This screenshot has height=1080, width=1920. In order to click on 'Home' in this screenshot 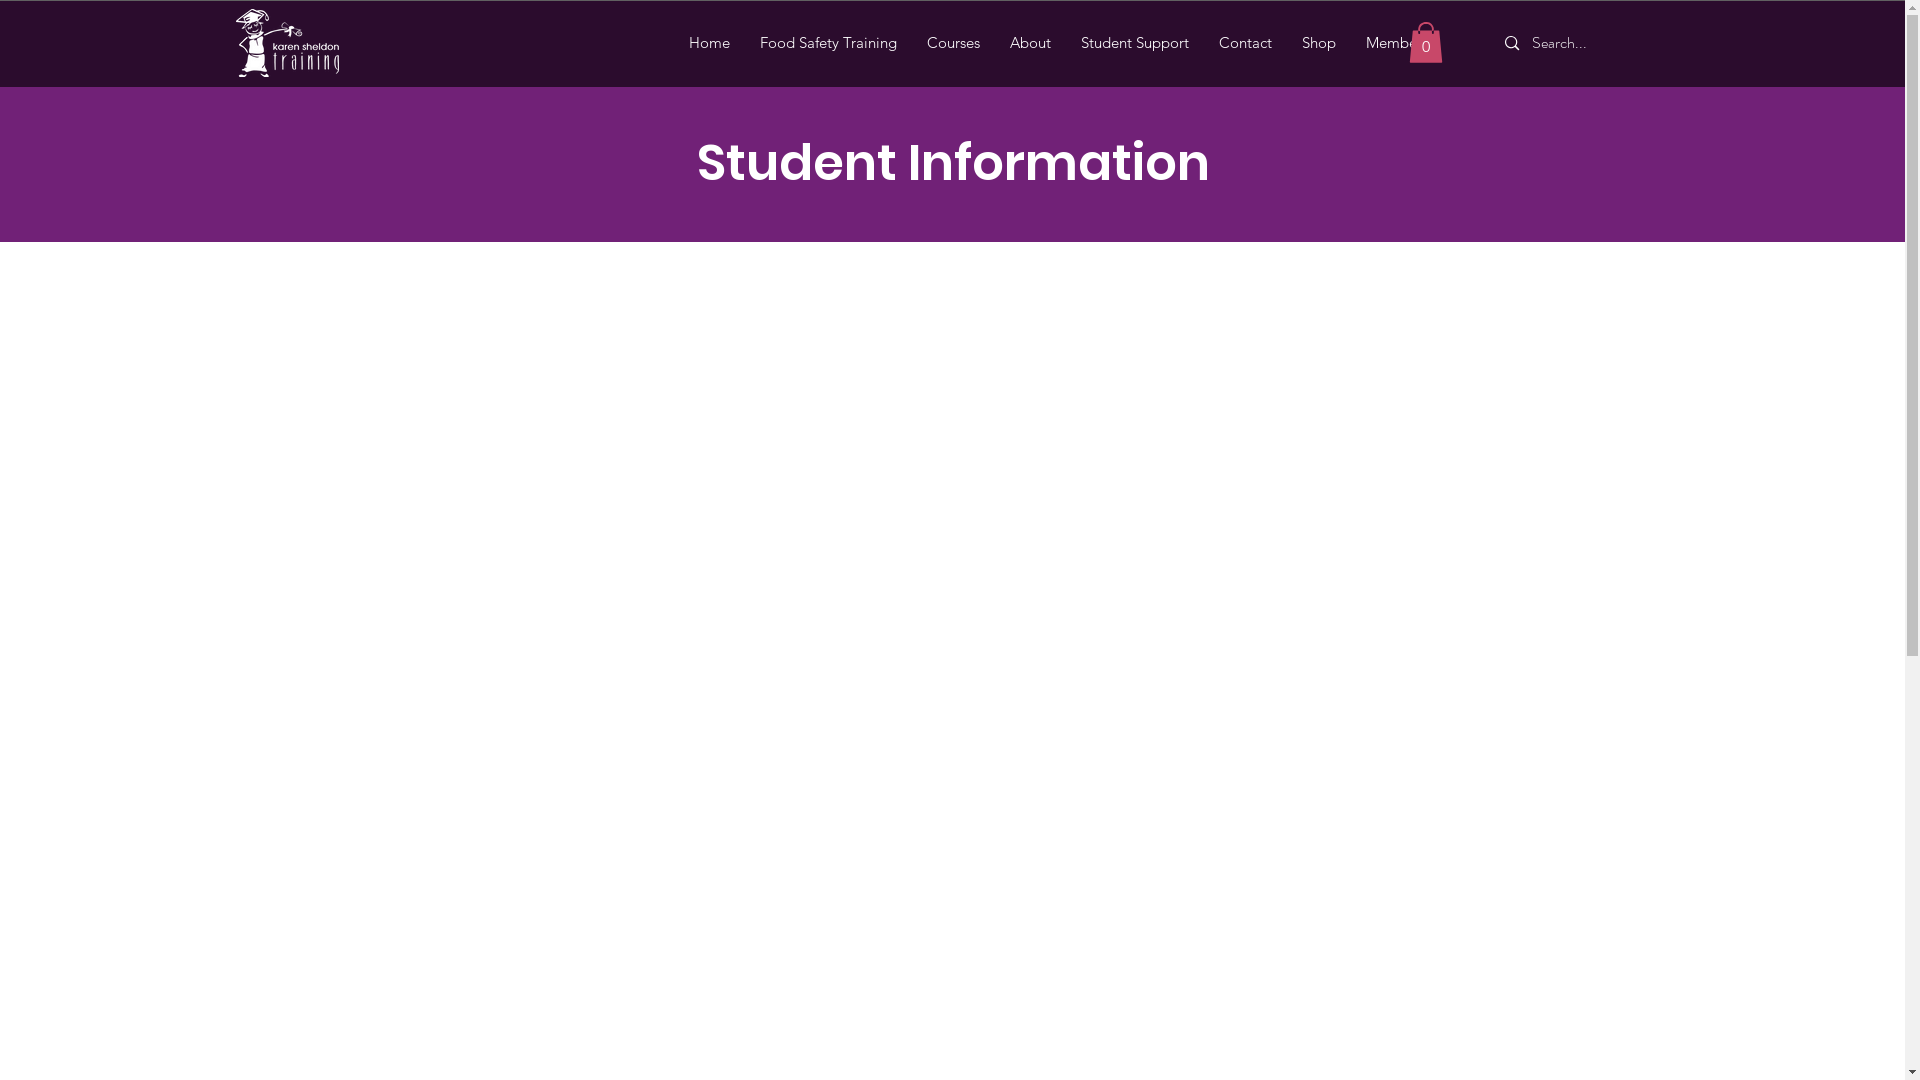, I will do `click(709, 42)`.